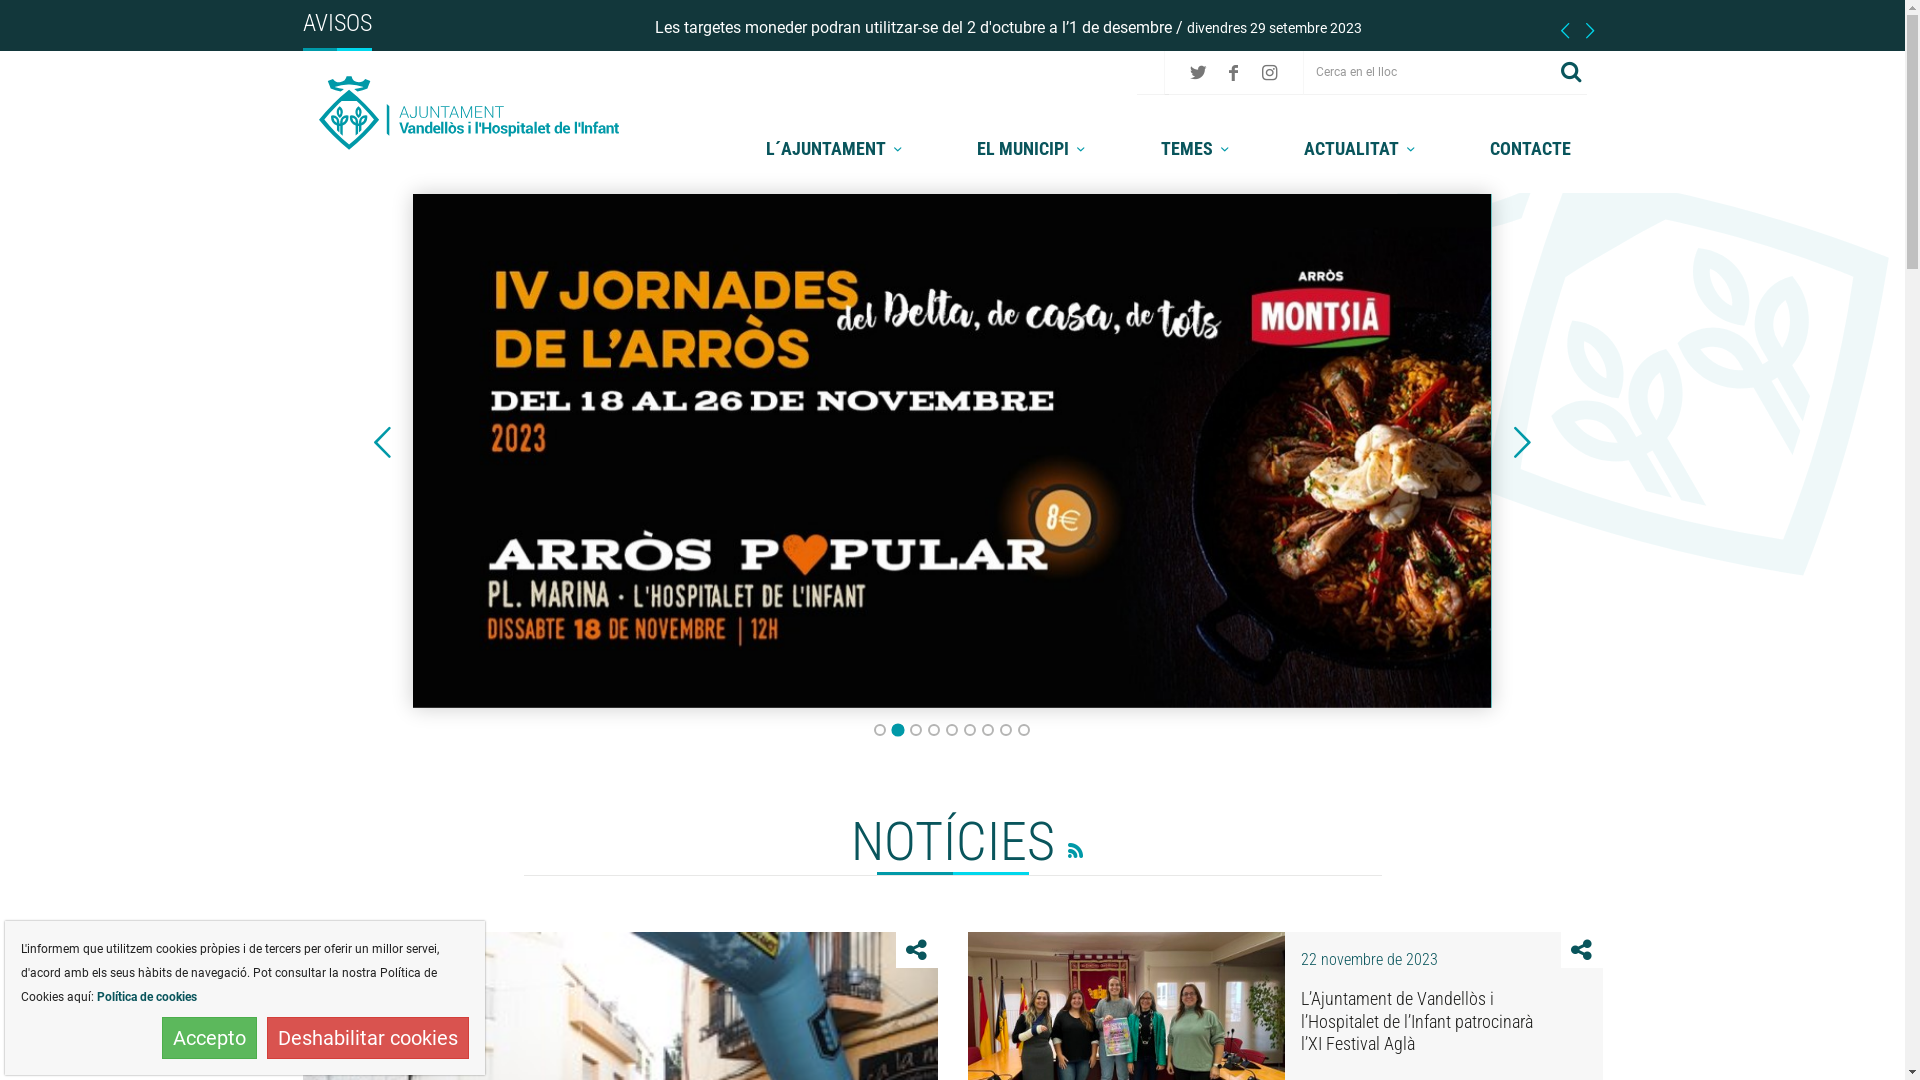 Image resolution: width=1920 pixels, height=1080 pixels. What do you see at coordinates (1361, 147) in the screenshot?
I see `'ACTUALITAT'` at bounding box center [1361, 147].